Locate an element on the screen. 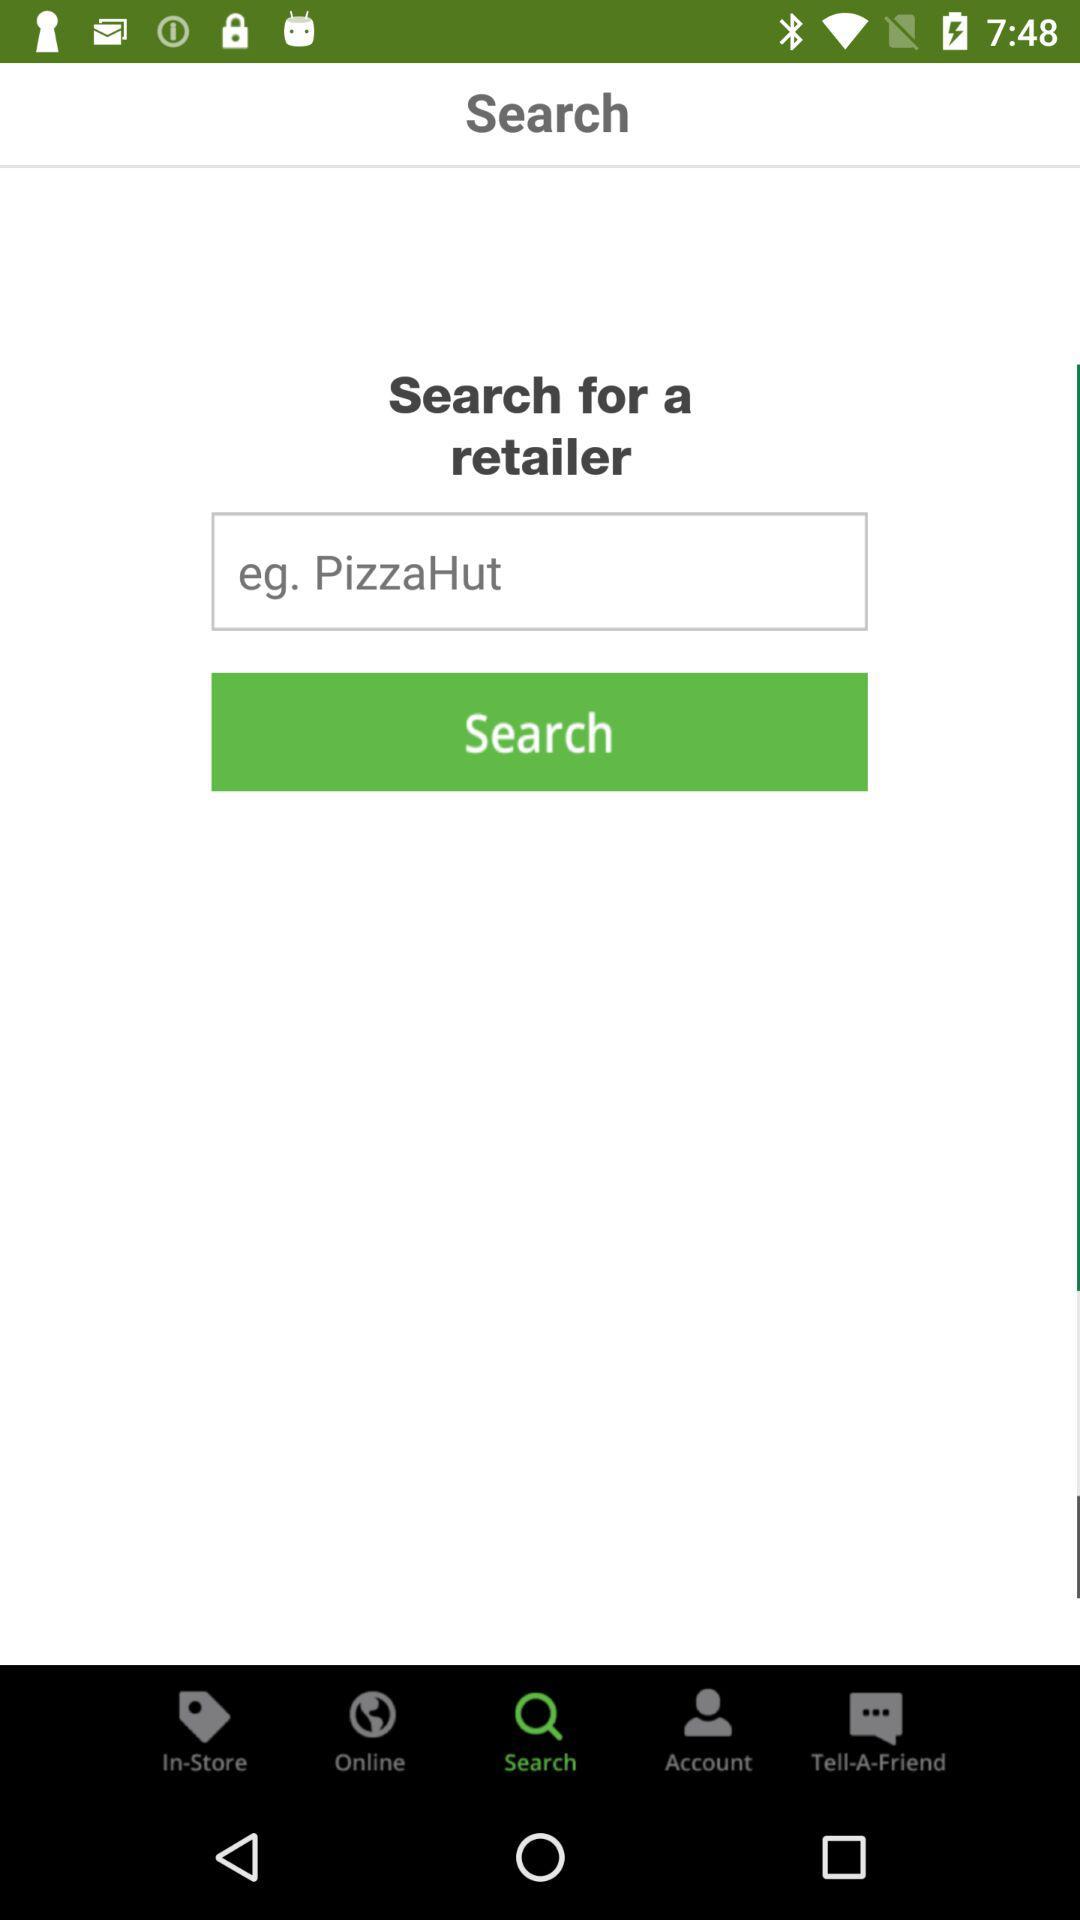 This screenshot has height=1920, width=1080. search option is located at coordinates (540, 1728).